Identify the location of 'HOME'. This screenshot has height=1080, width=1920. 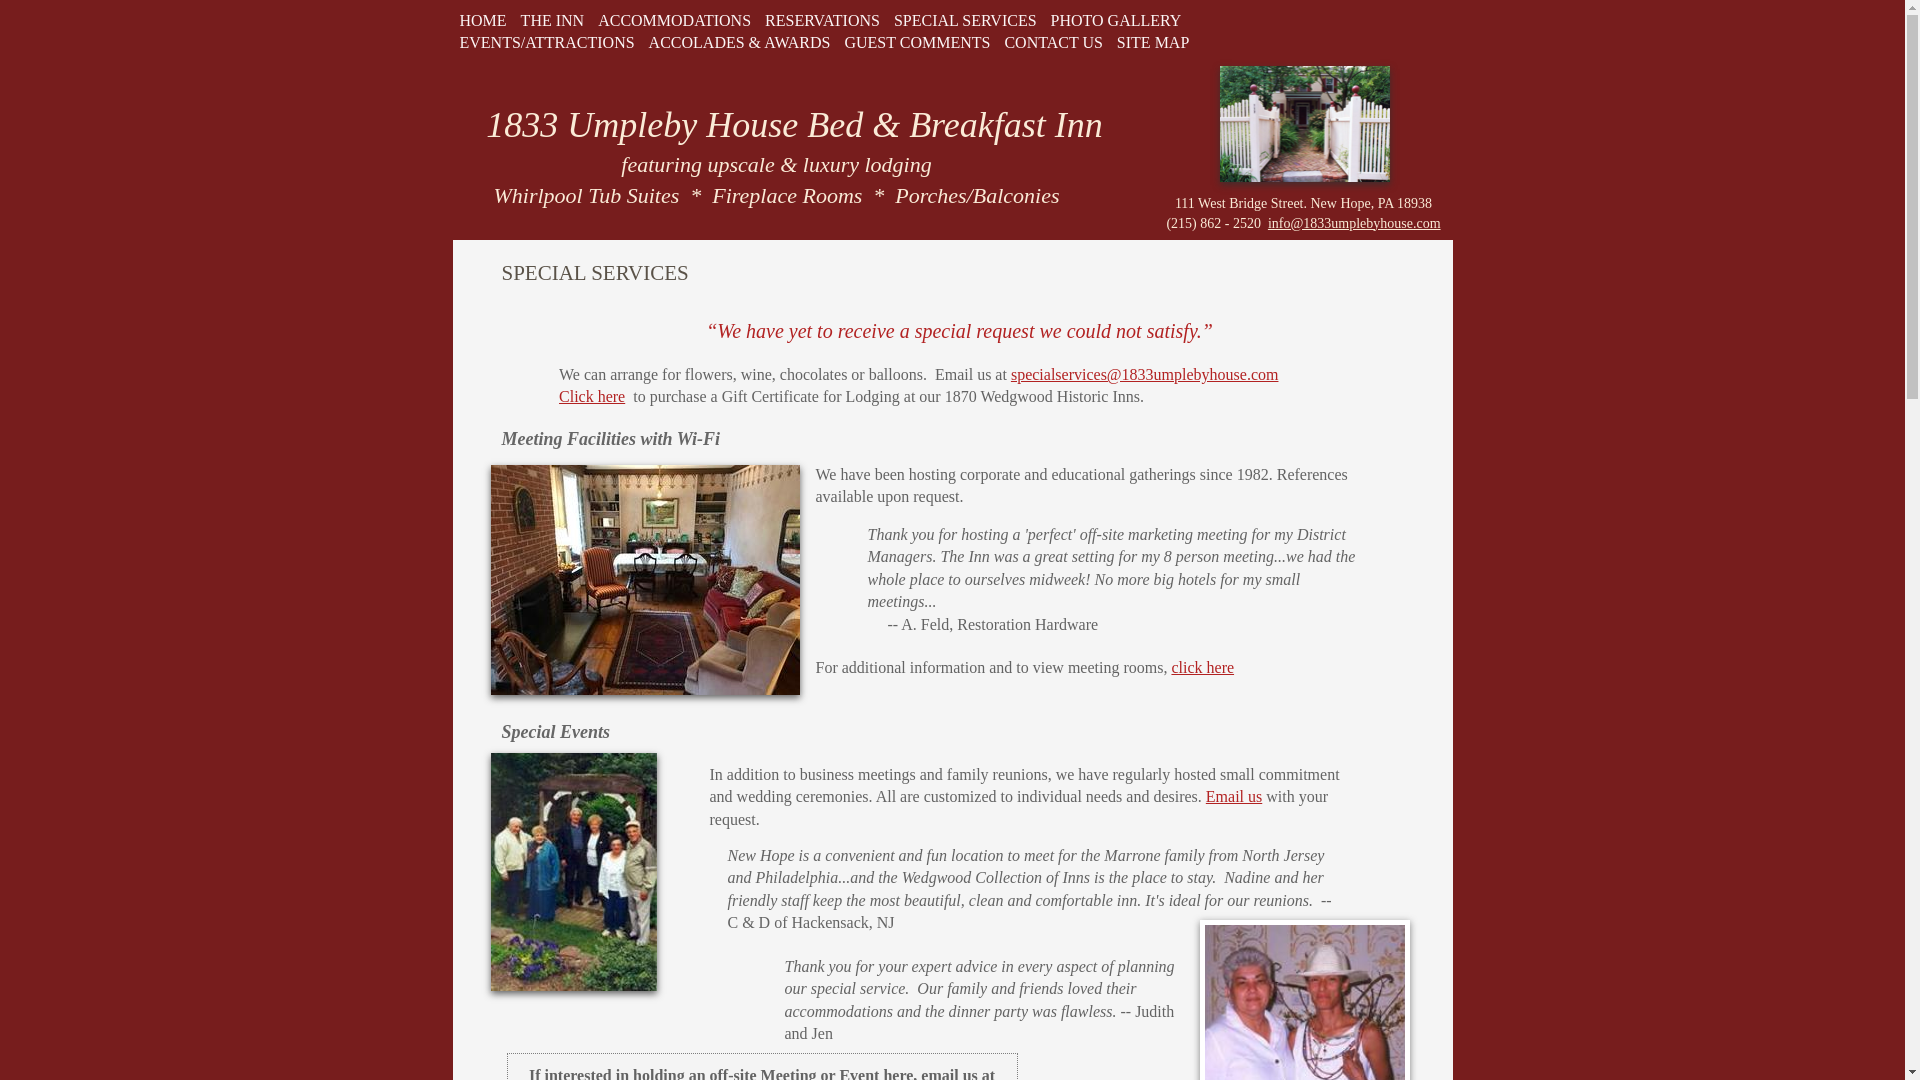
(482, 20).